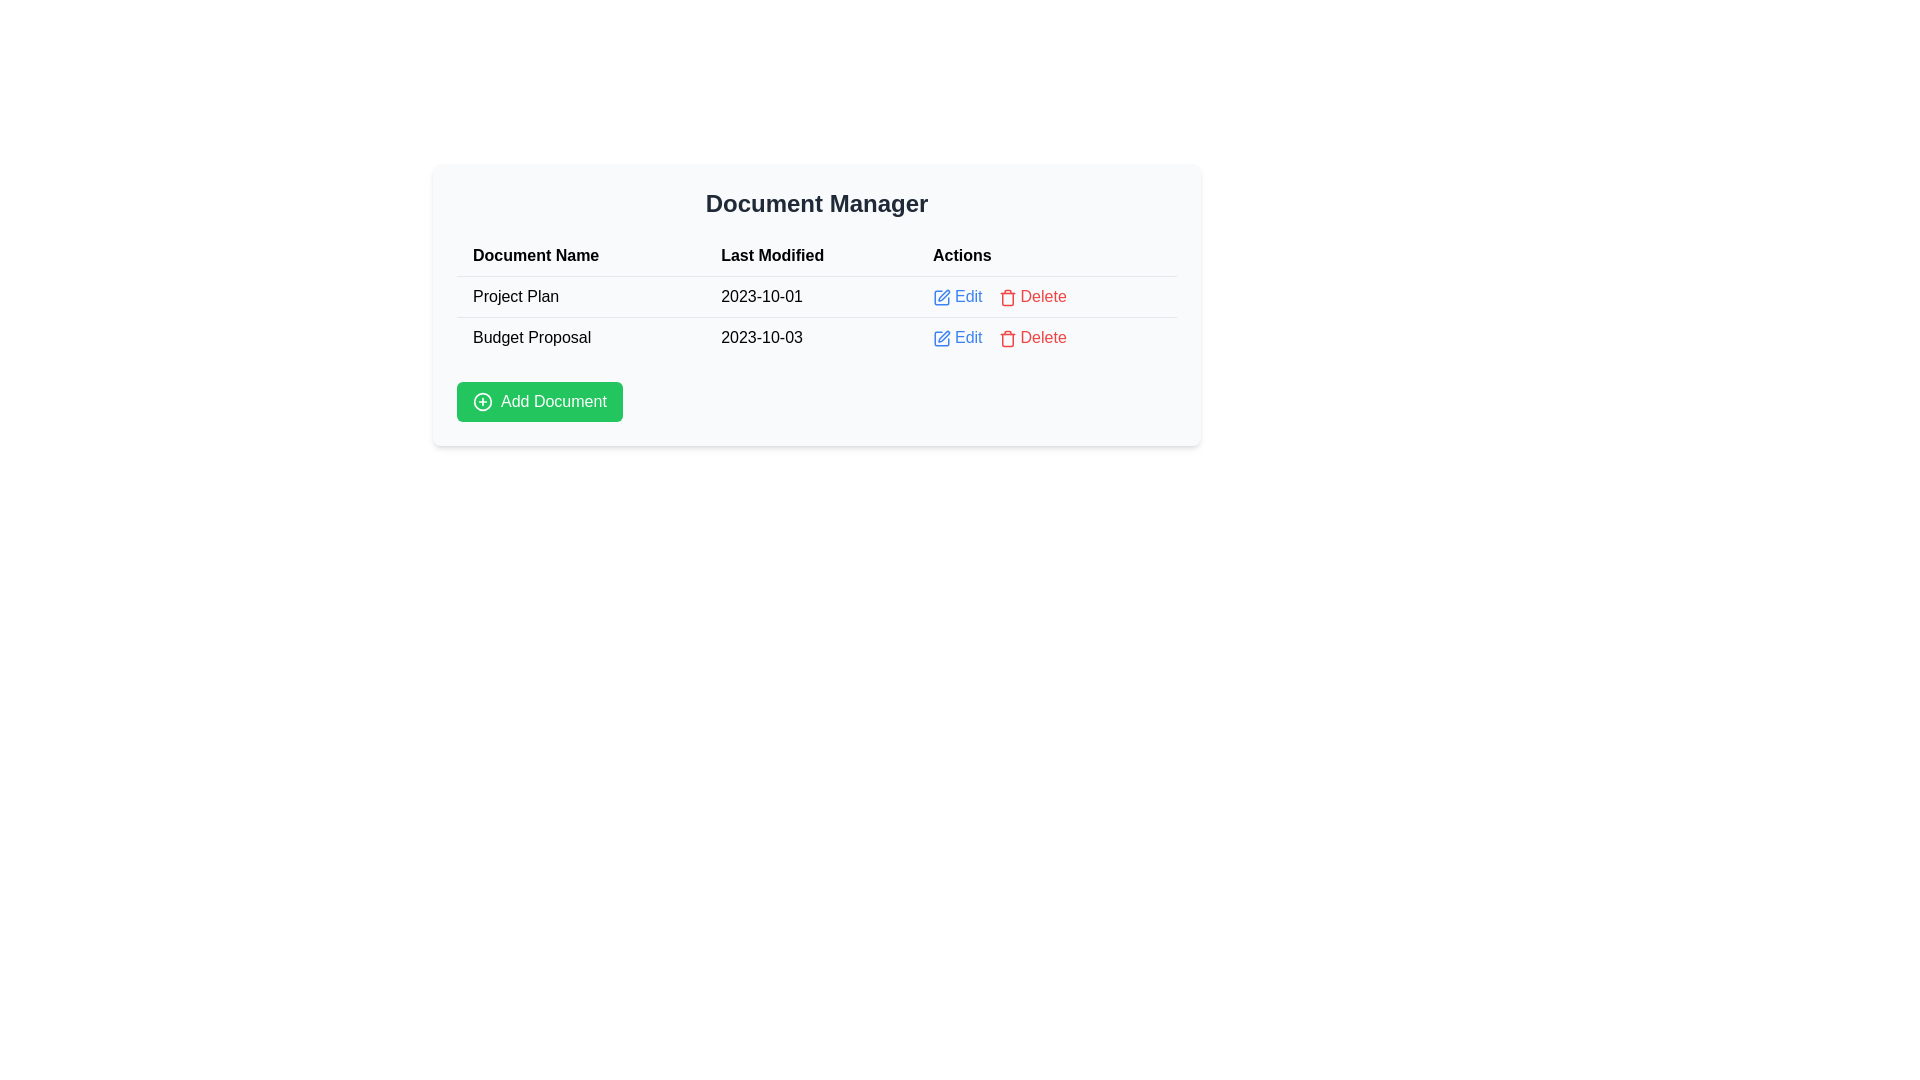  Describe the element at coordinates (1007, 299) in the screenshot. I see `the 'Delete' icon in the last column under the 'Actions' header for the 'Budget Proposal' entry` at that location.